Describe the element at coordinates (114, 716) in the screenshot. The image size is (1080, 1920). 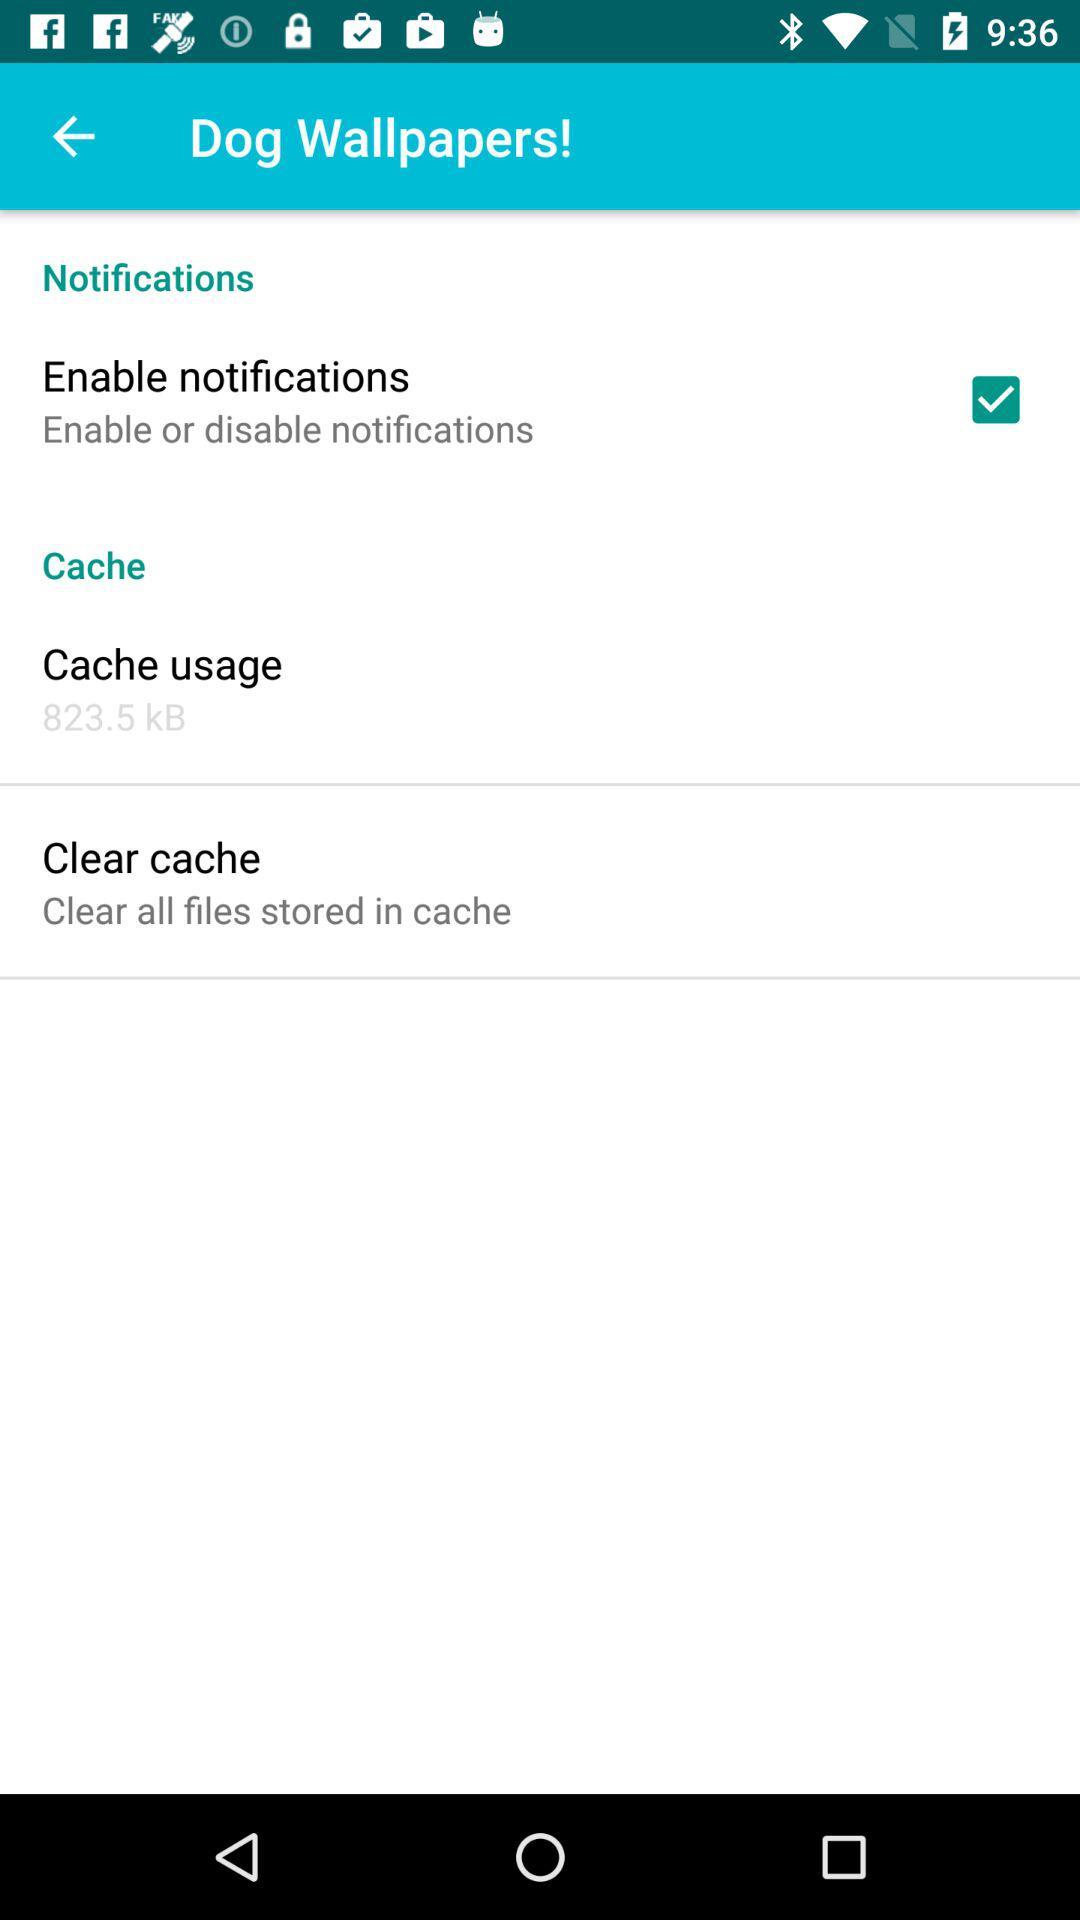
I see `823.5 kb` at that location.